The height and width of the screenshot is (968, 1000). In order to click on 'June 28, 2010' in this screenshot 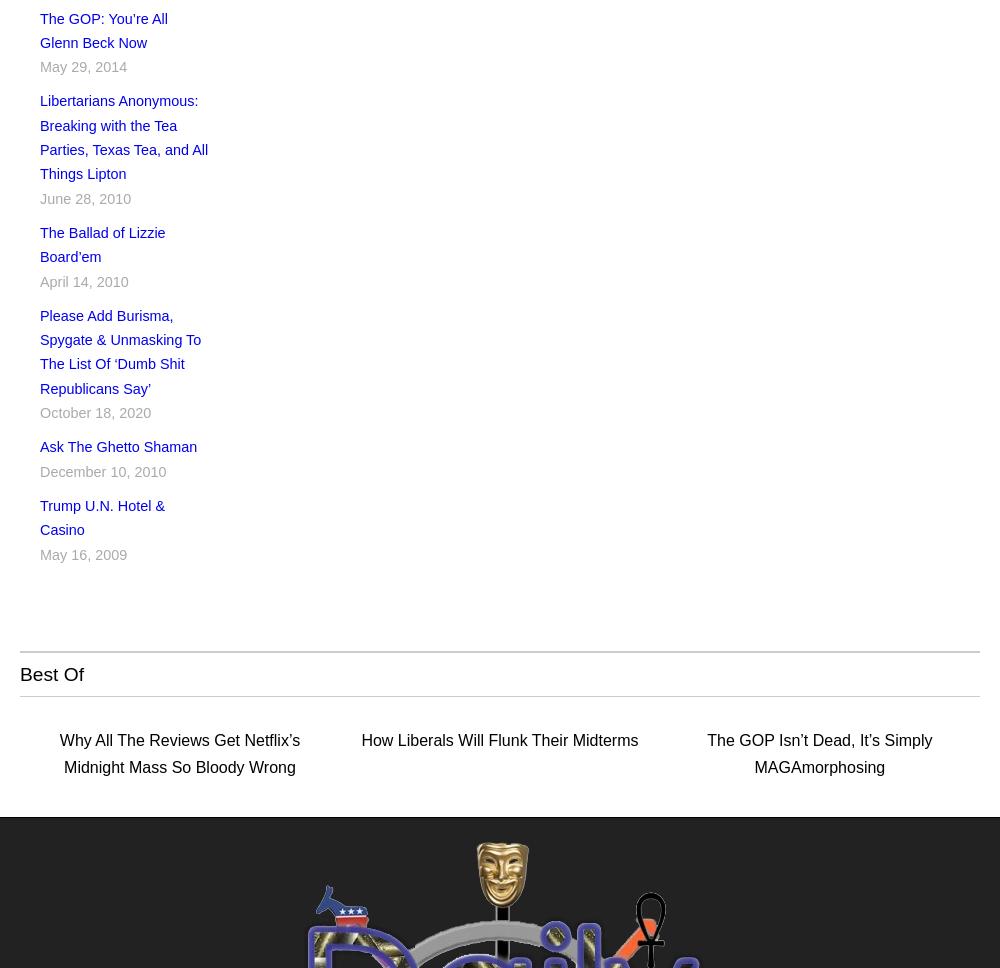, I will do `click(84, 197)`.